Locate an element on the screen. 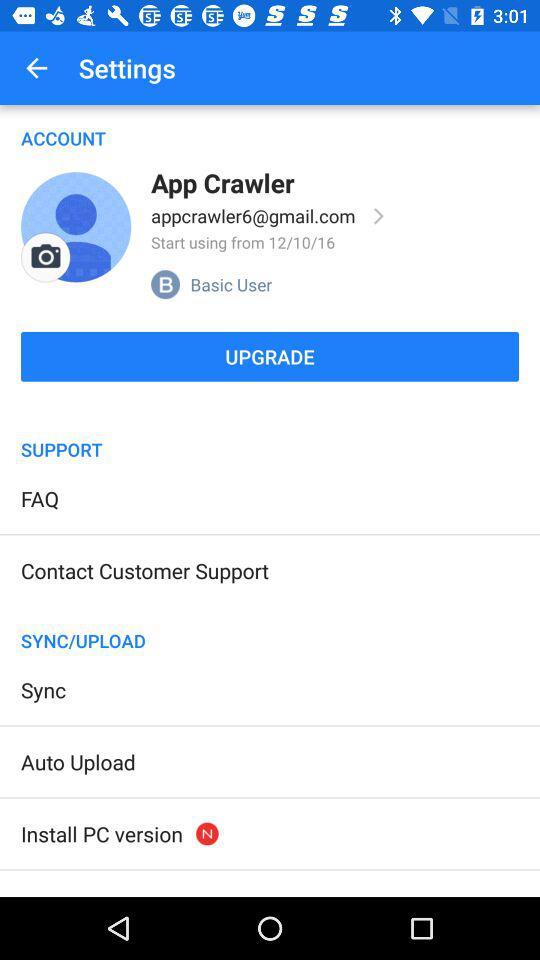 The height and width of the screenshot is (960, 540). the item above the appcrawler6@gmail.com icon is located at coordinates (221, 182).